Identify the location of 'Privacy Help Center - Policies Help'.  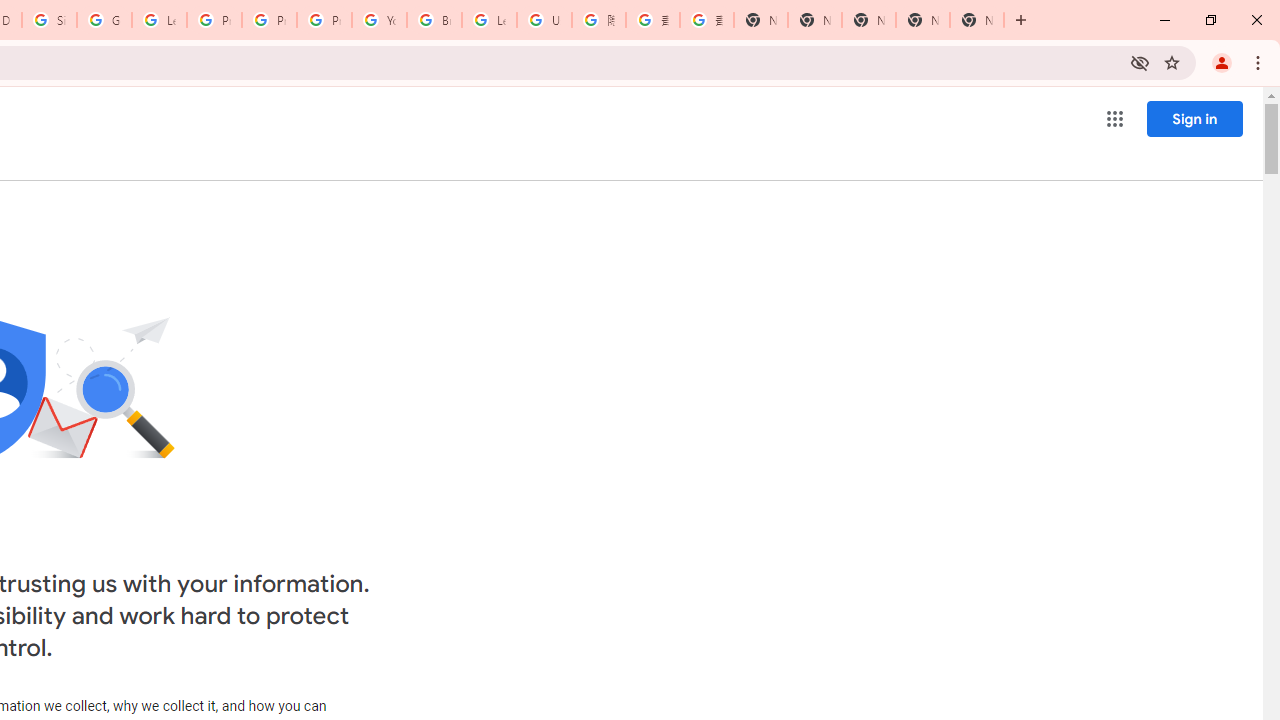
(268, 20).